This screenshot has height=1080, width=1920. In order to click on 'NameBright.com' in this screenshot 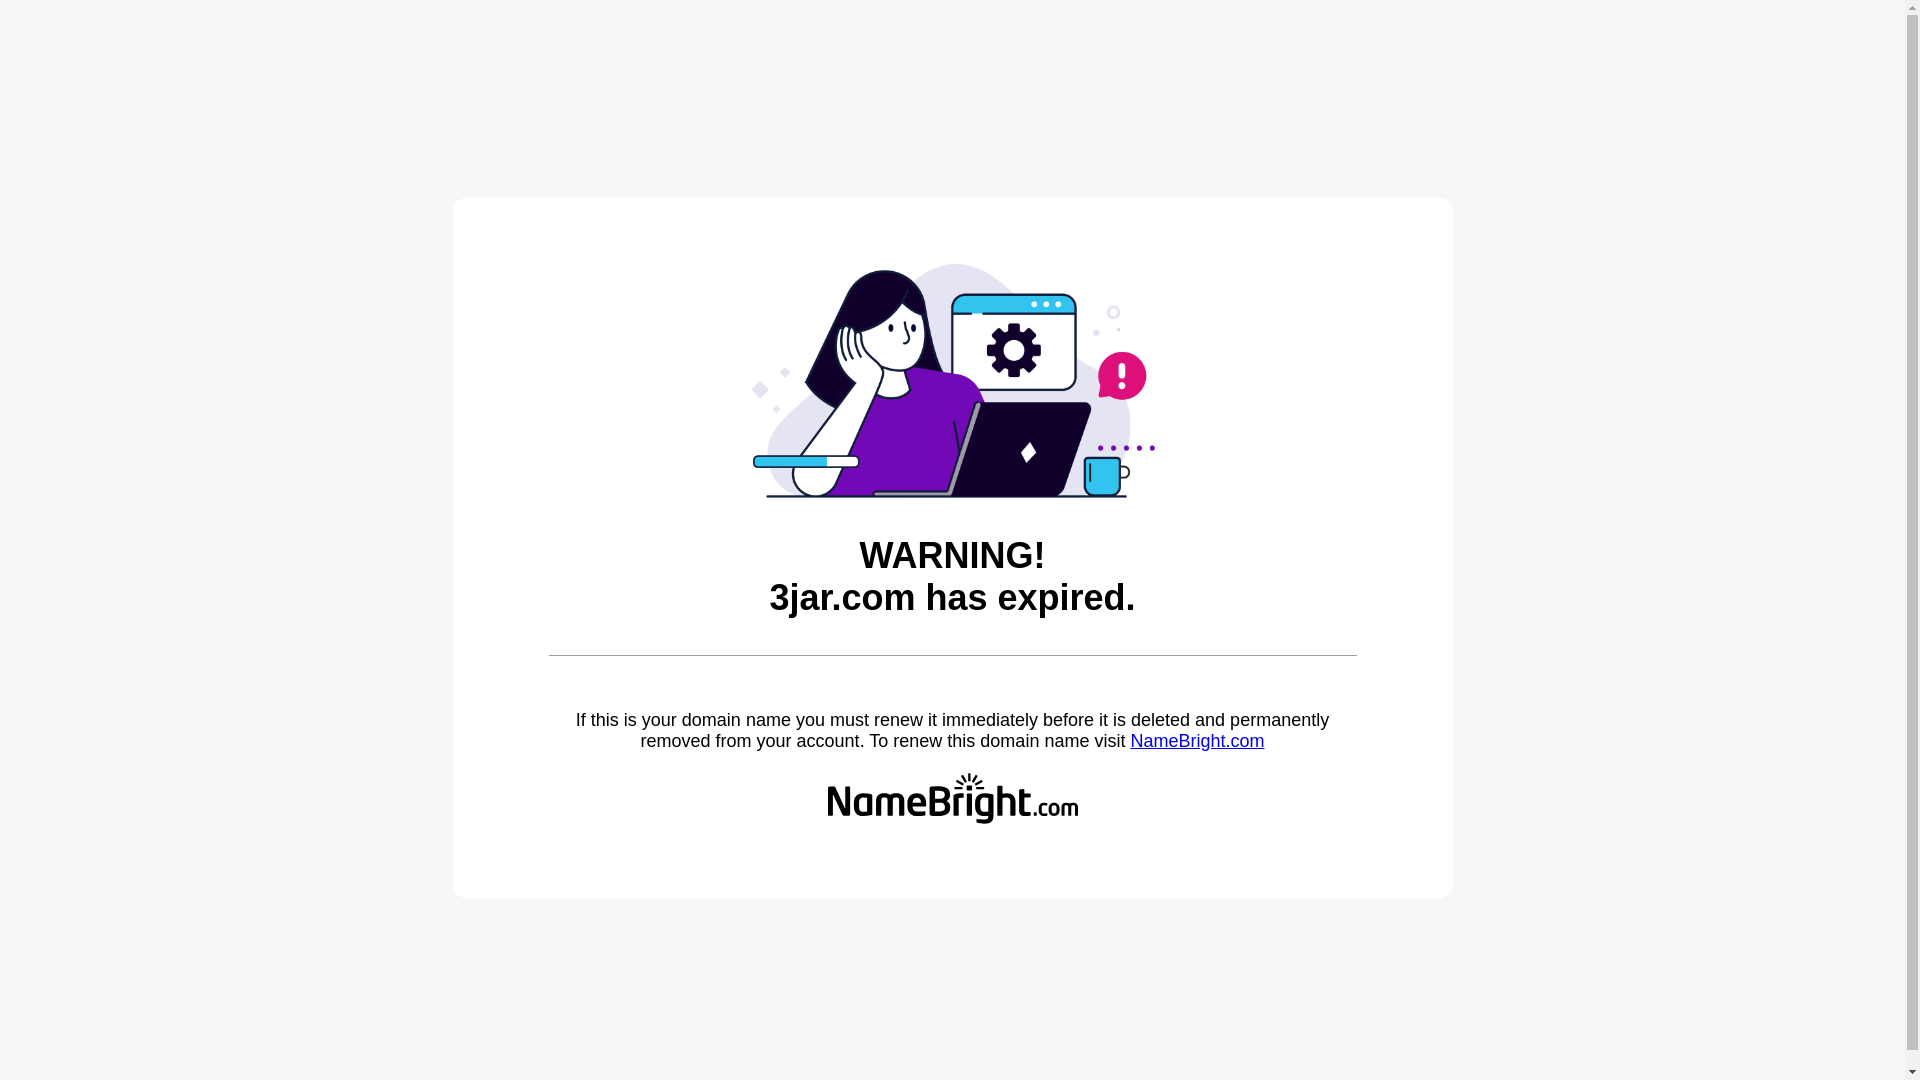, I will do `click(1196, 740)`.